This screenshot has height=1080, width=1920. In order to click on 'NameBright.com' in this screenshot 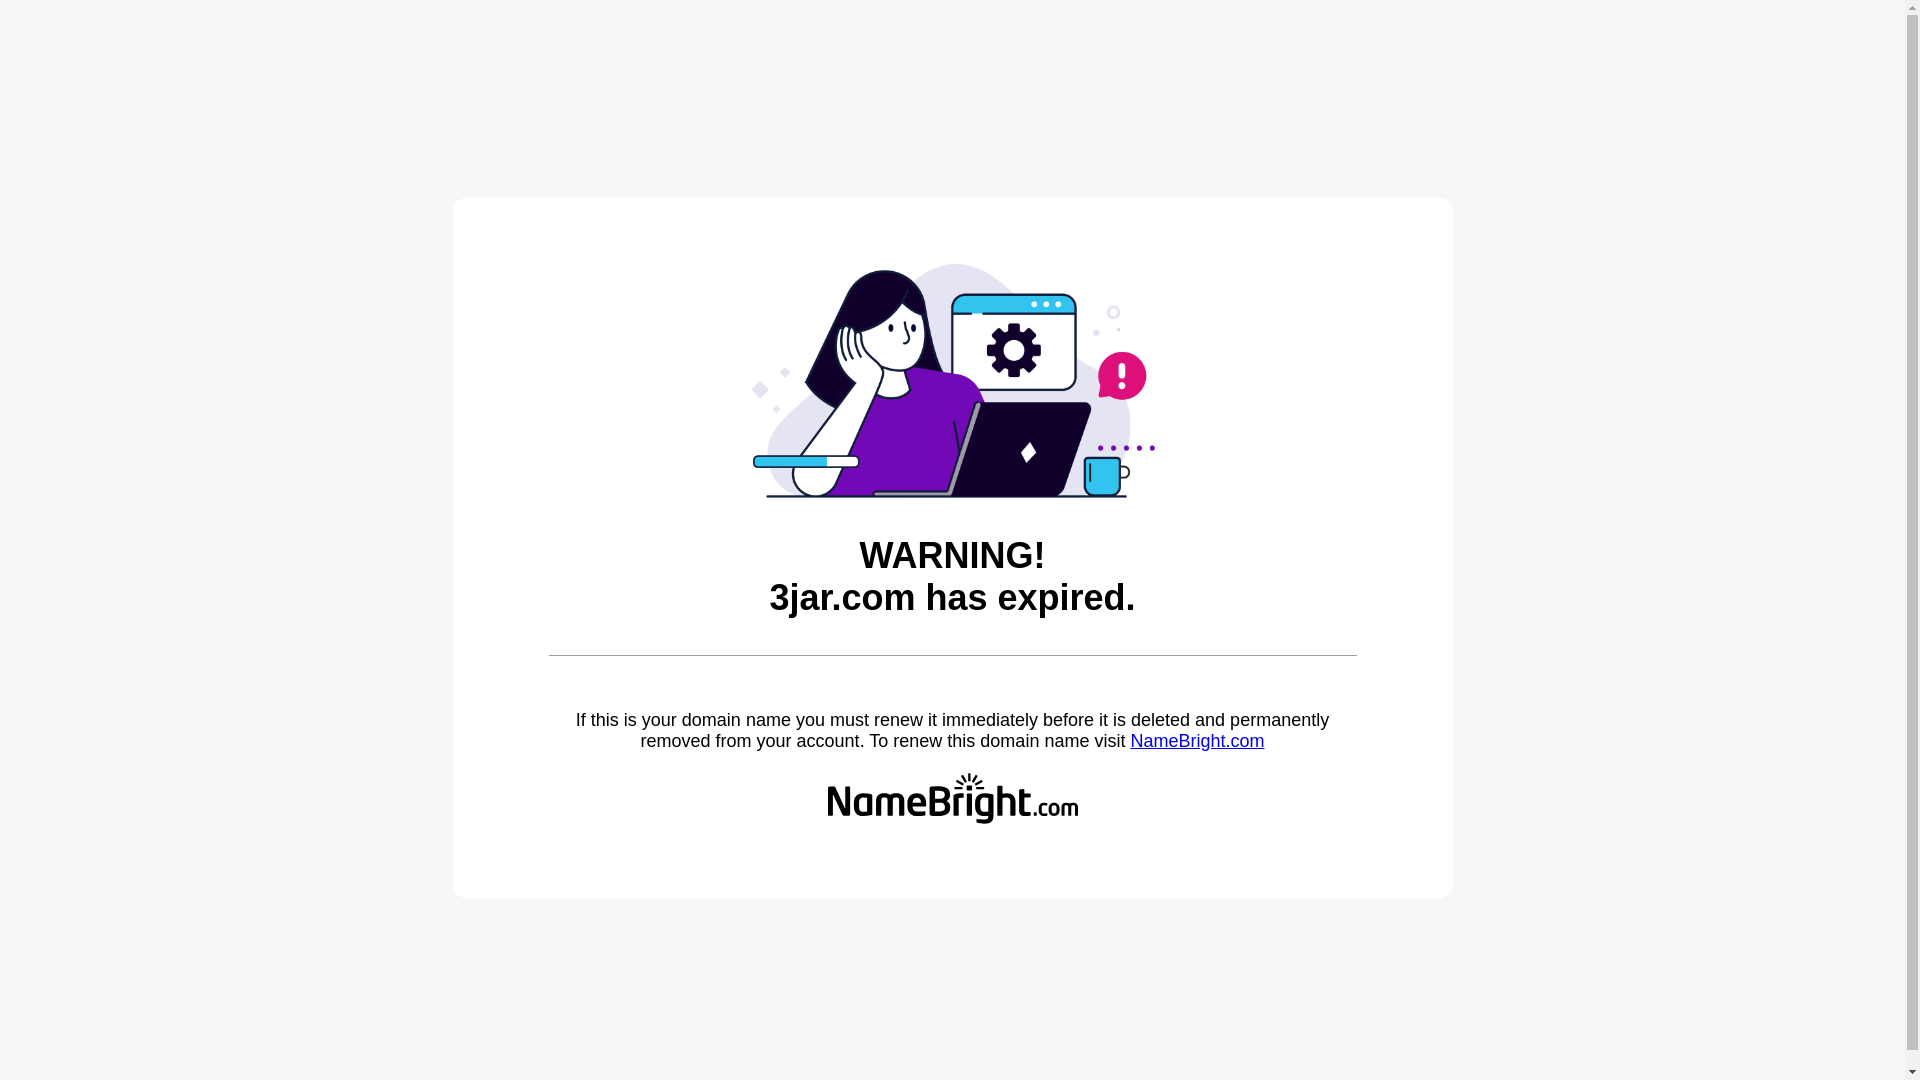, I will do `click(1196, 740)`.